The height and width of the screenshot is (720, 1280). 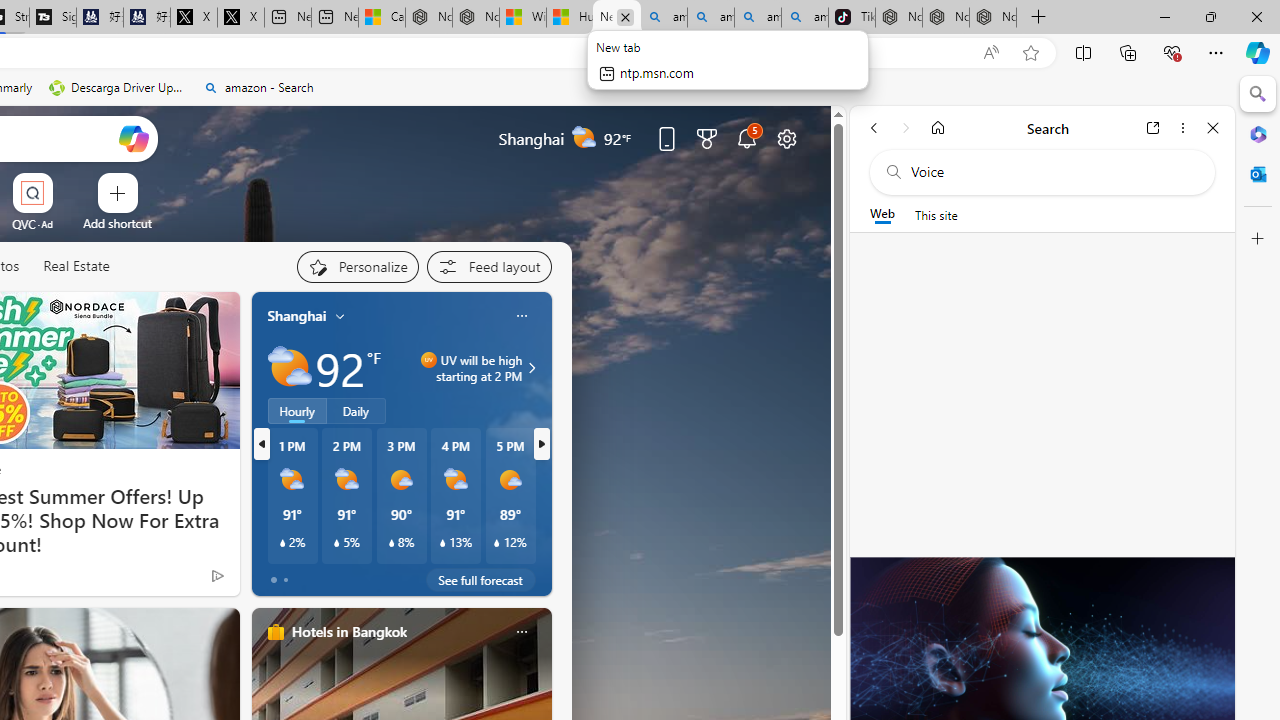 I want to click on 'amazon - Search Images', so click(x=805, y=17).